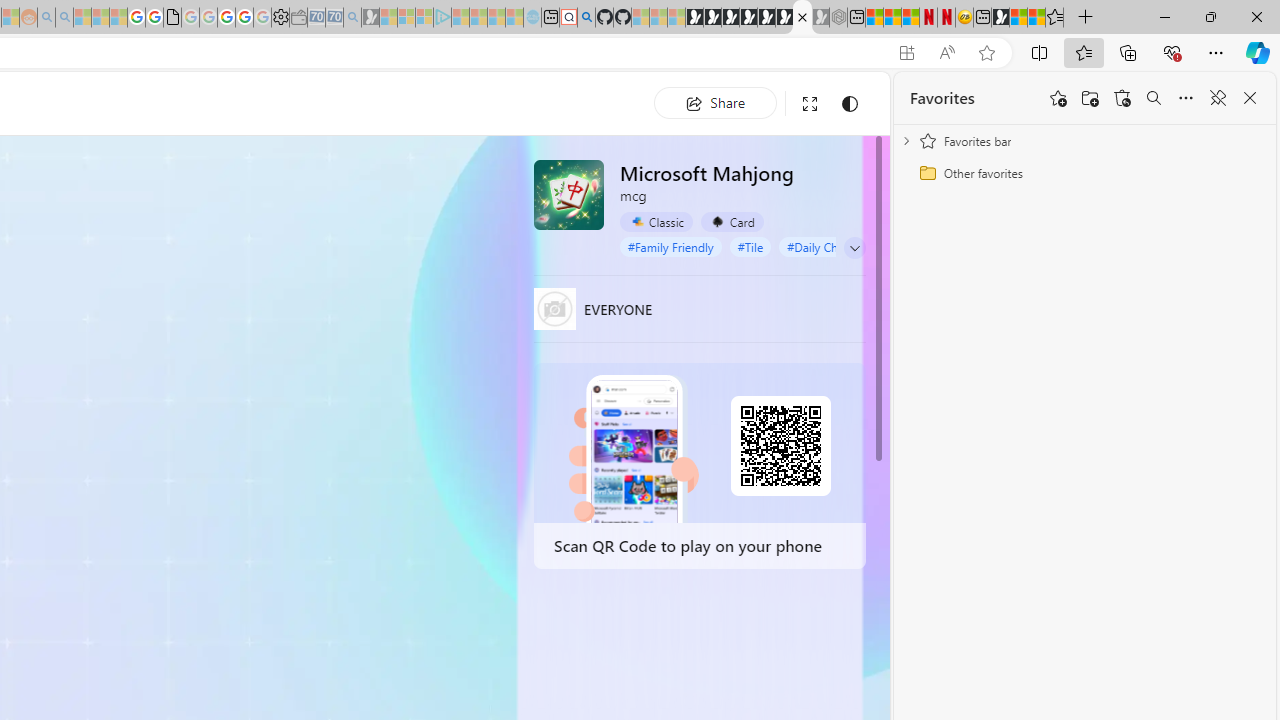 Image resolution: width=1280 pixels, height=720 pixels. I want to click on 'Share', so click(715, 102).